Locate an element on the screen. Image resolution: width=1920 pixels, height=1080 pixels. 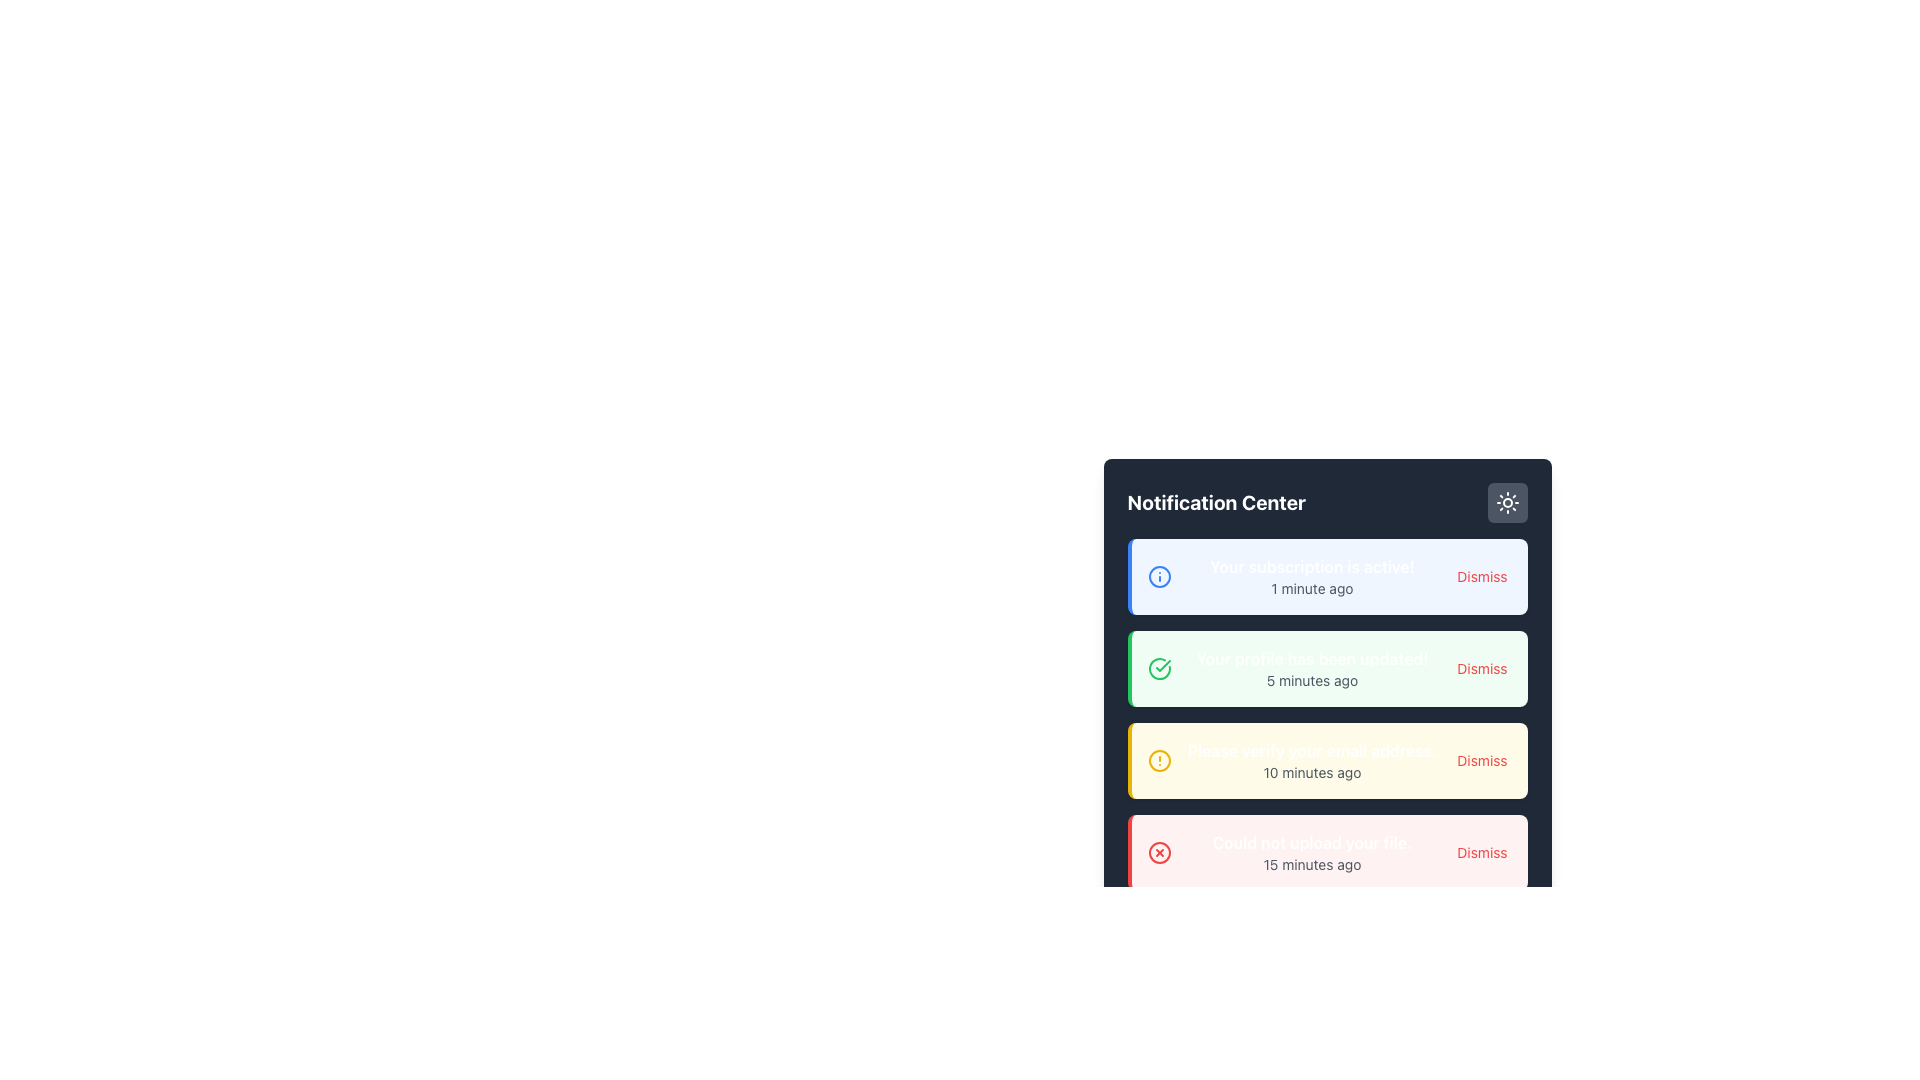
the blue circular icon with a white 'i' symbol in the notification box, located is located at coordinates (1159, 577).